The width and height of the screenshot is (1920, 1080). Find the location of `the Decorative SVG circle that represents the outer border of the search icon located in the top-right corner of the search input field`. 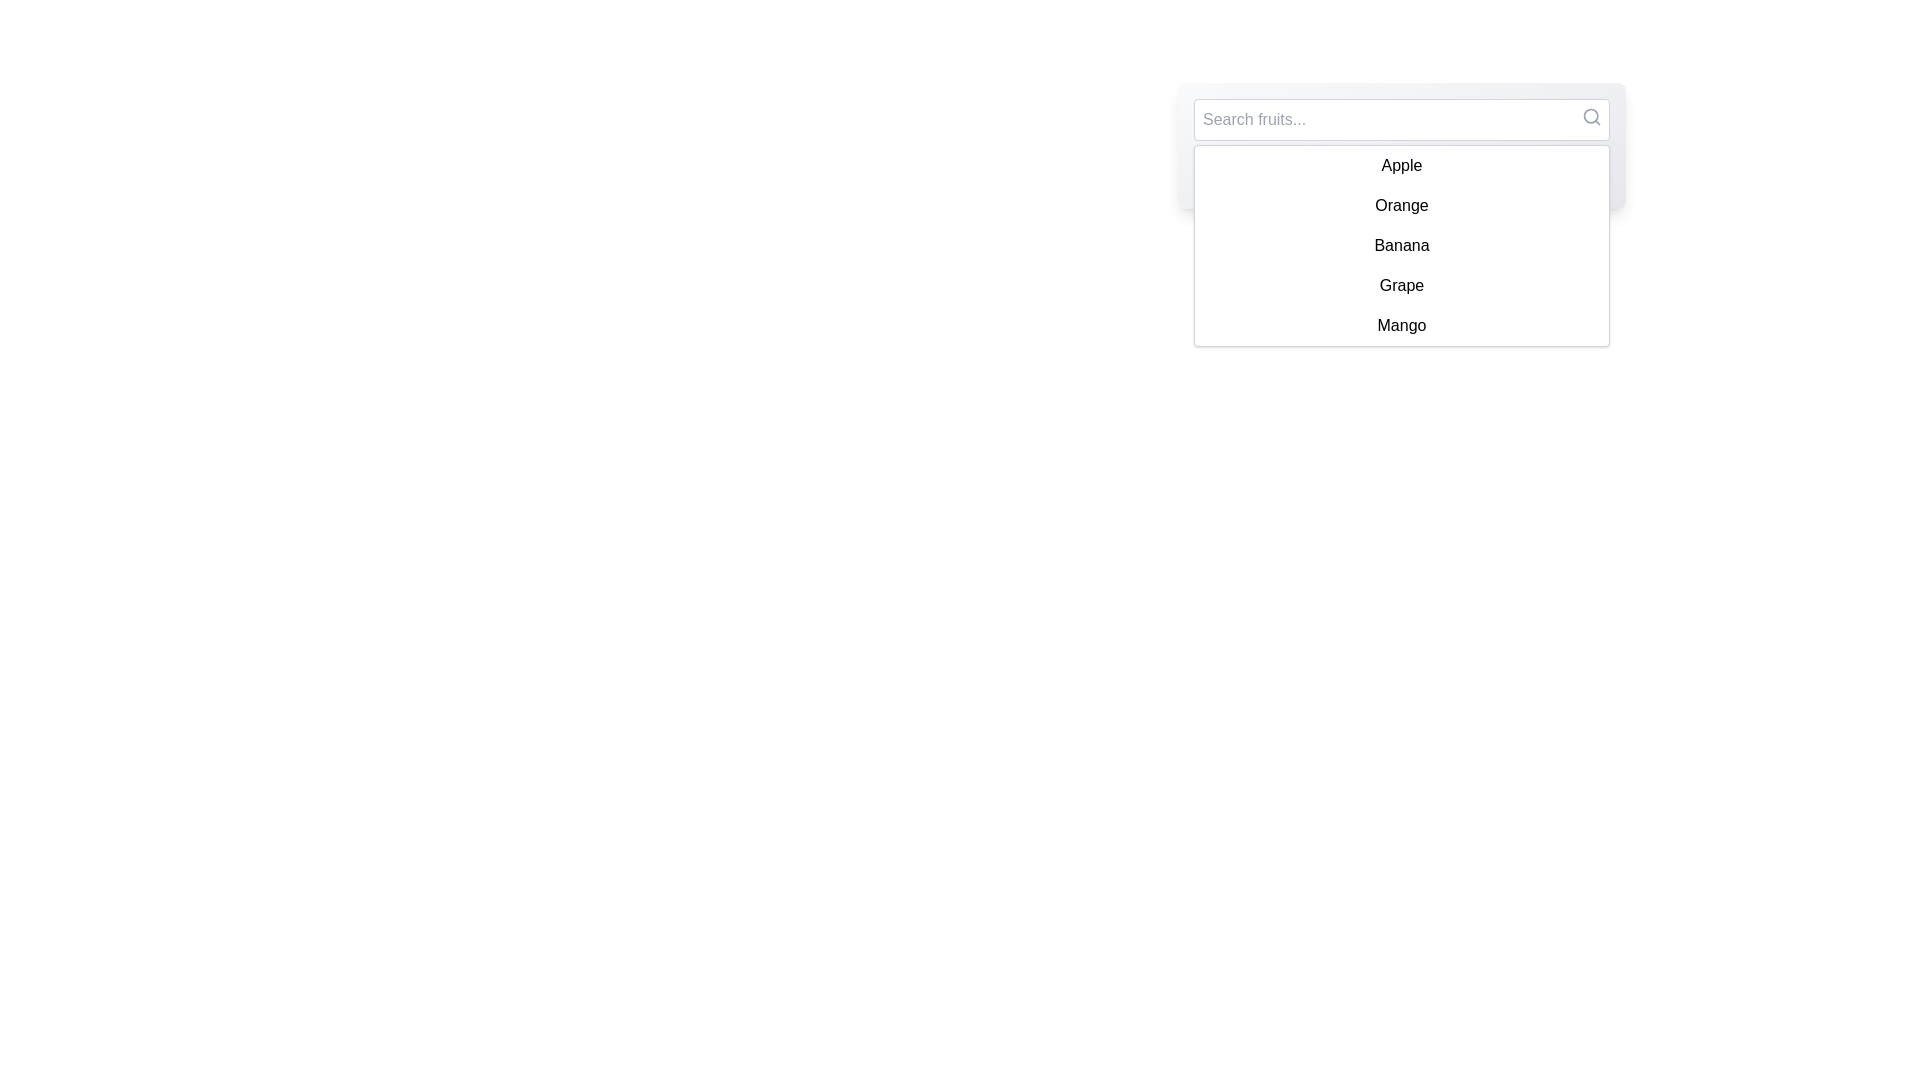

the Decorative SVG circle that represents the outer border of the search icon located in the top-right corner of the search input field is located at coordinates (1590, 116).